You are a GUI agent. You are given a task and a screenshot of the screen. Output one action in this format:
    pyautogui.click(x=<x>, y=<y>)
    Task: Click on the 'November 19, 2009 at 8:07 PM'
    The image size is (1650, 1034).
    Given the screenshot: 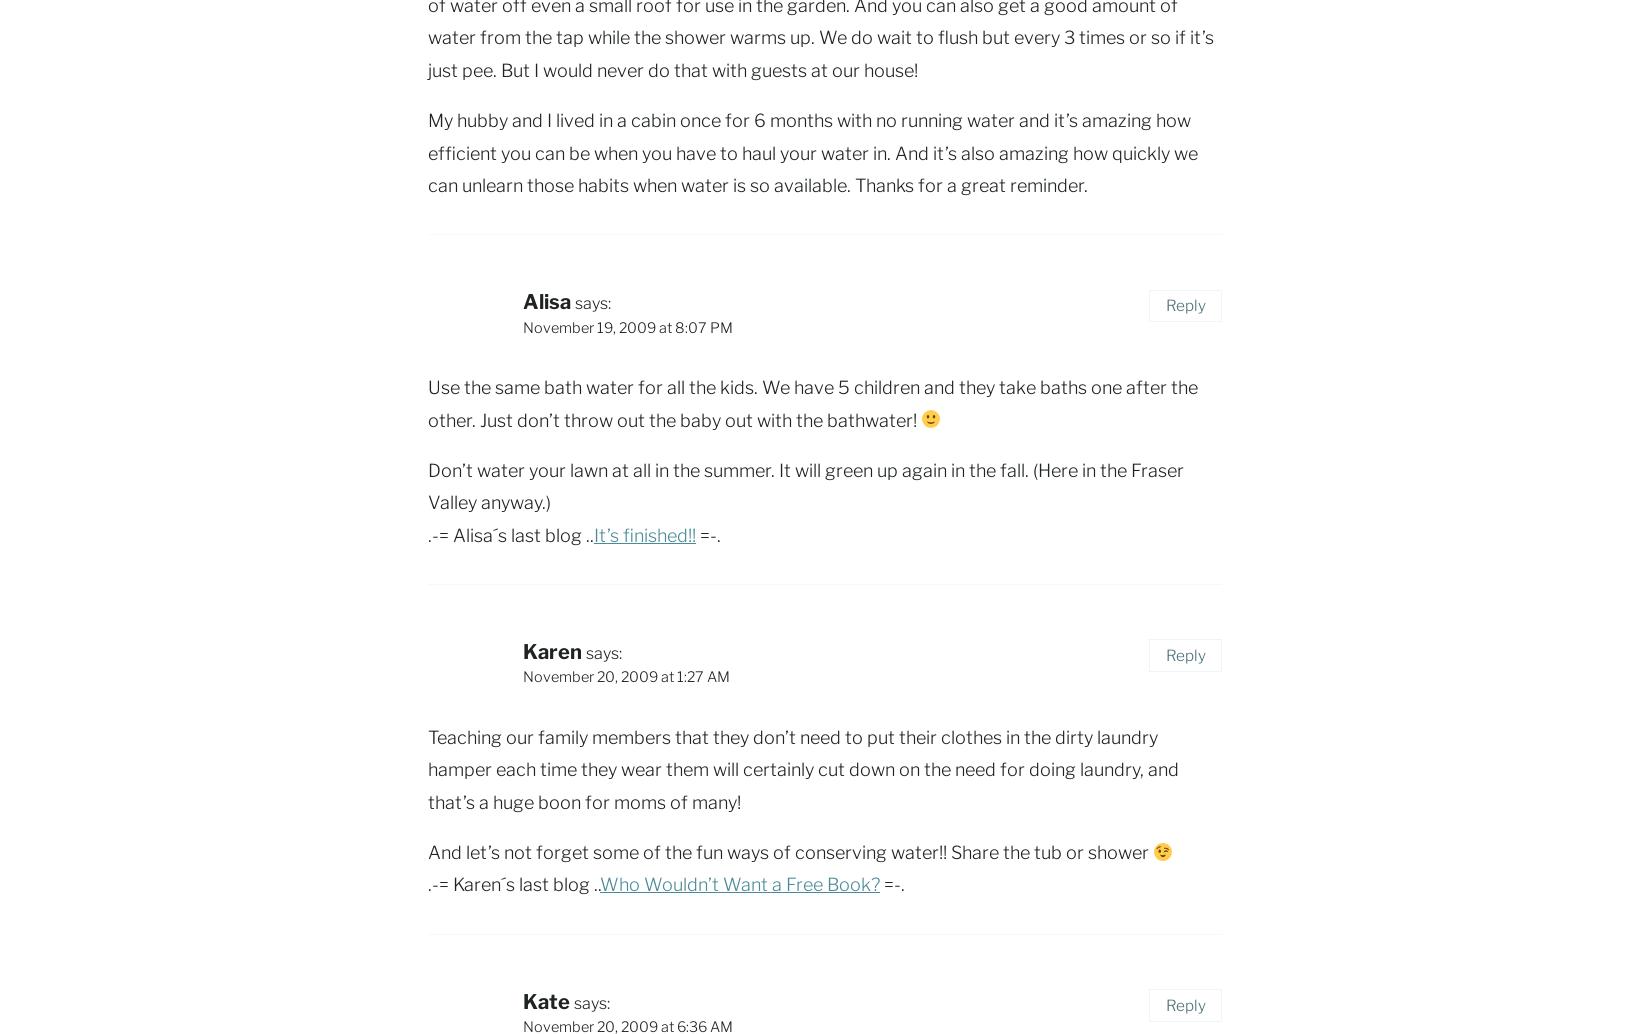 What is the action you would take?
    pyautogui.click(x=626, y=325)
    